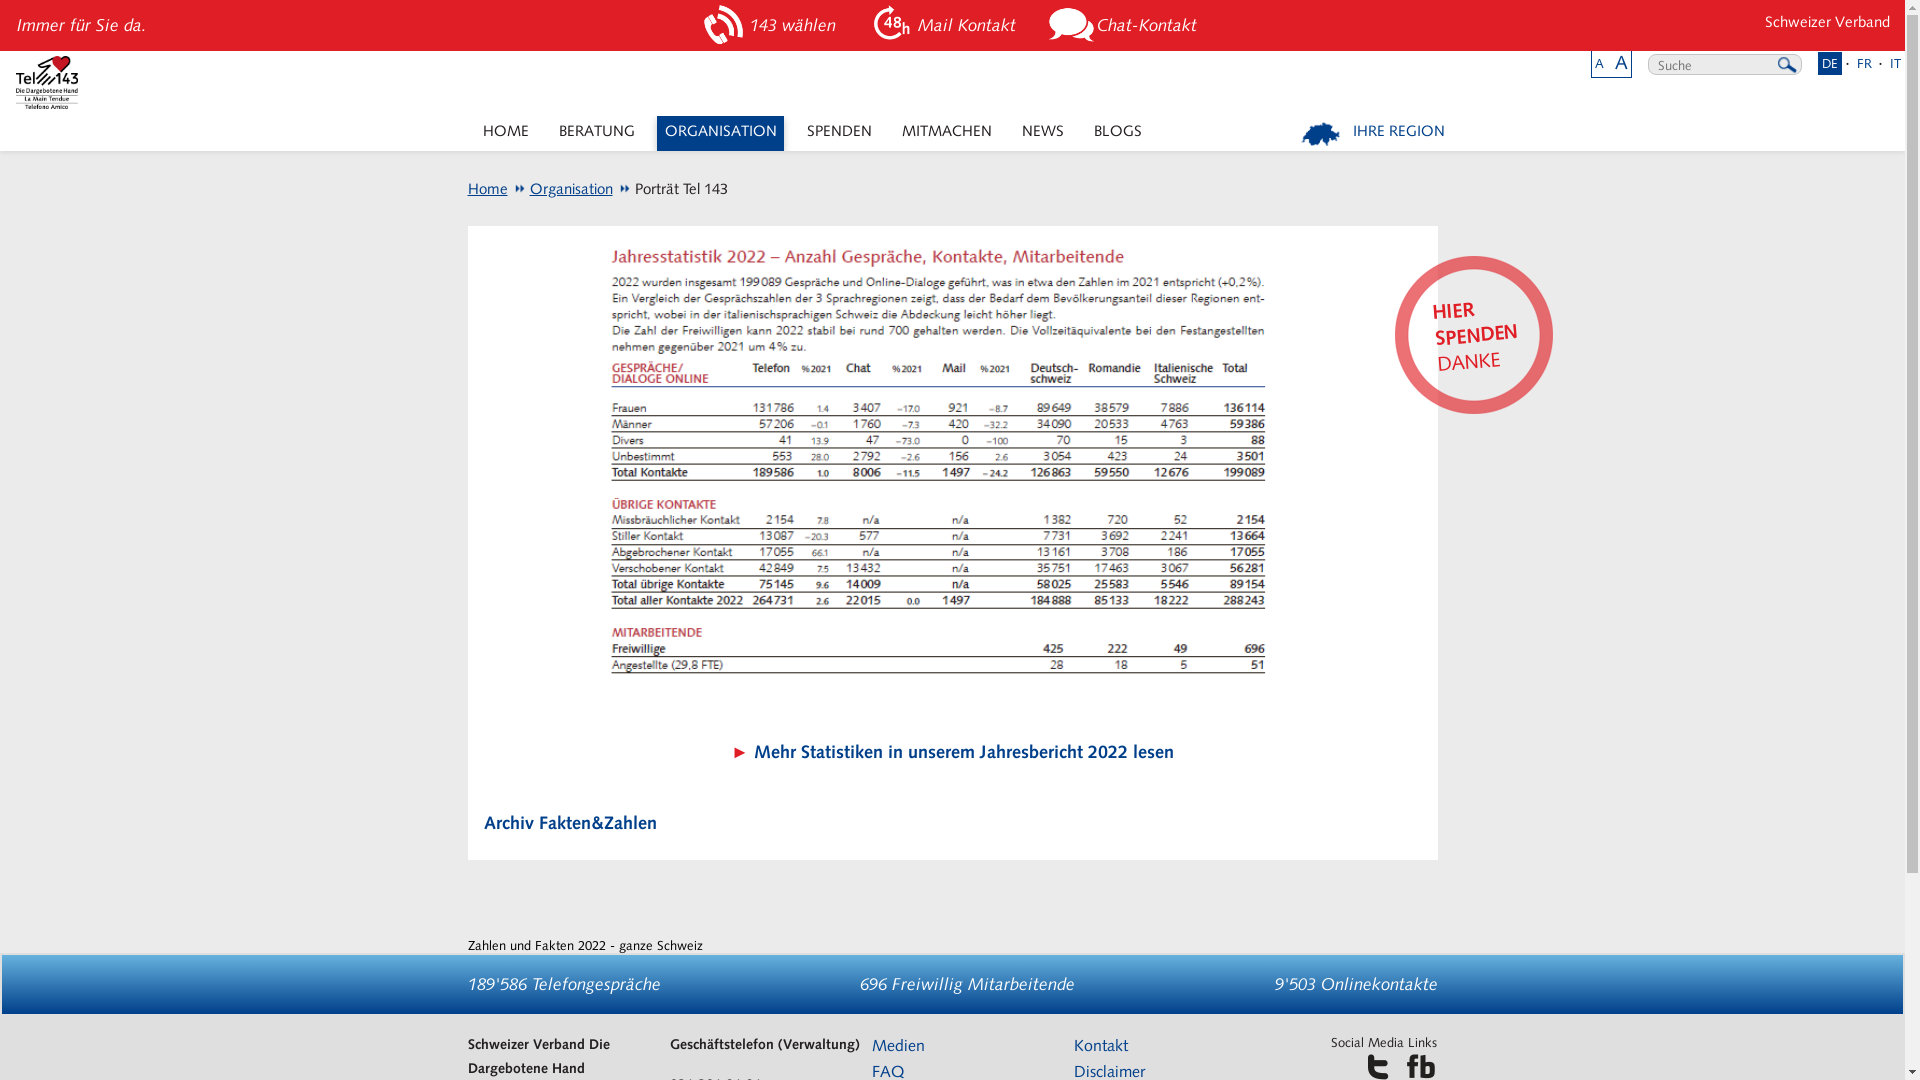 Image resolution: width=1920 pixels, height=1080 pixels. Describe the element at coordinates (1598, 62) in the screenshot. I see `'A'` at that location.